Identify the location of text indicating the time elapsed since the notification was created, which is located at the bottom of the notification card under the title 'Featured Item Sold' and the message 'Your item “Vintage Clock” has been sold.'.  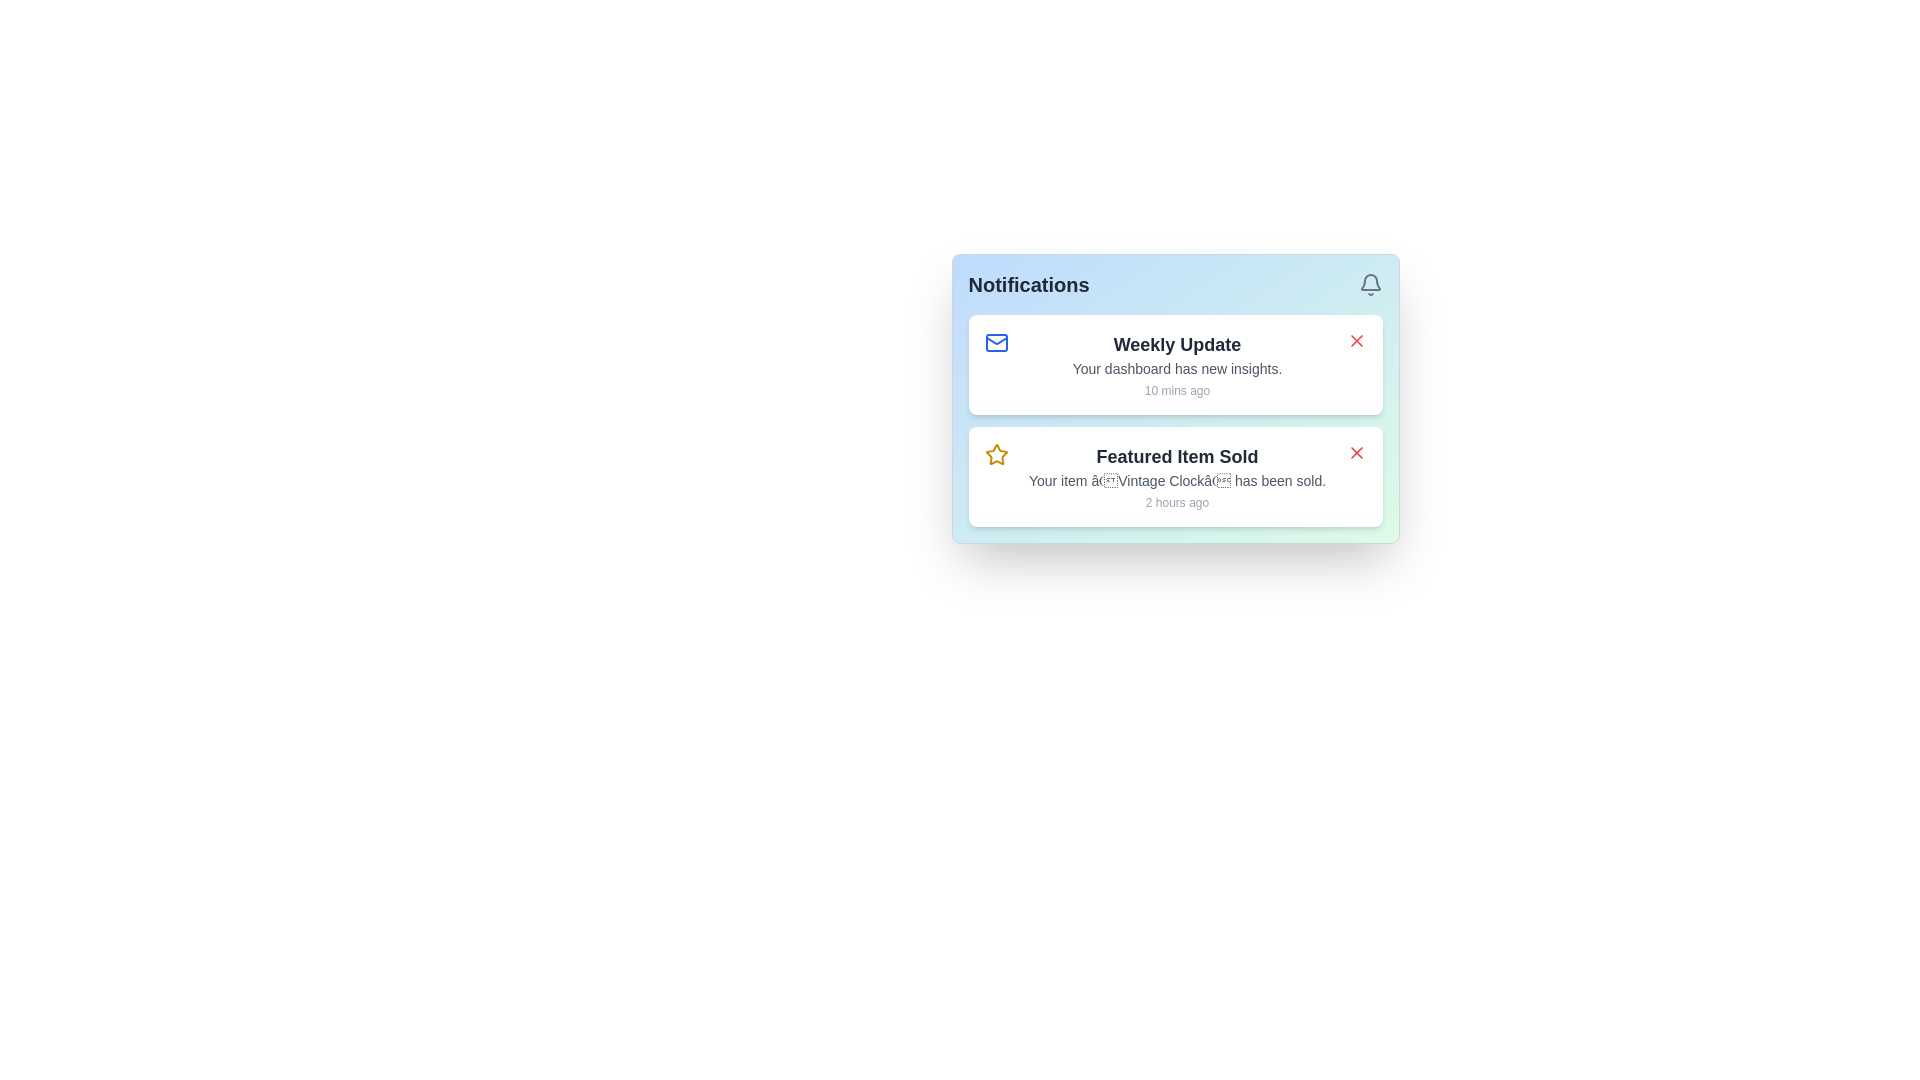
(1177, 501).